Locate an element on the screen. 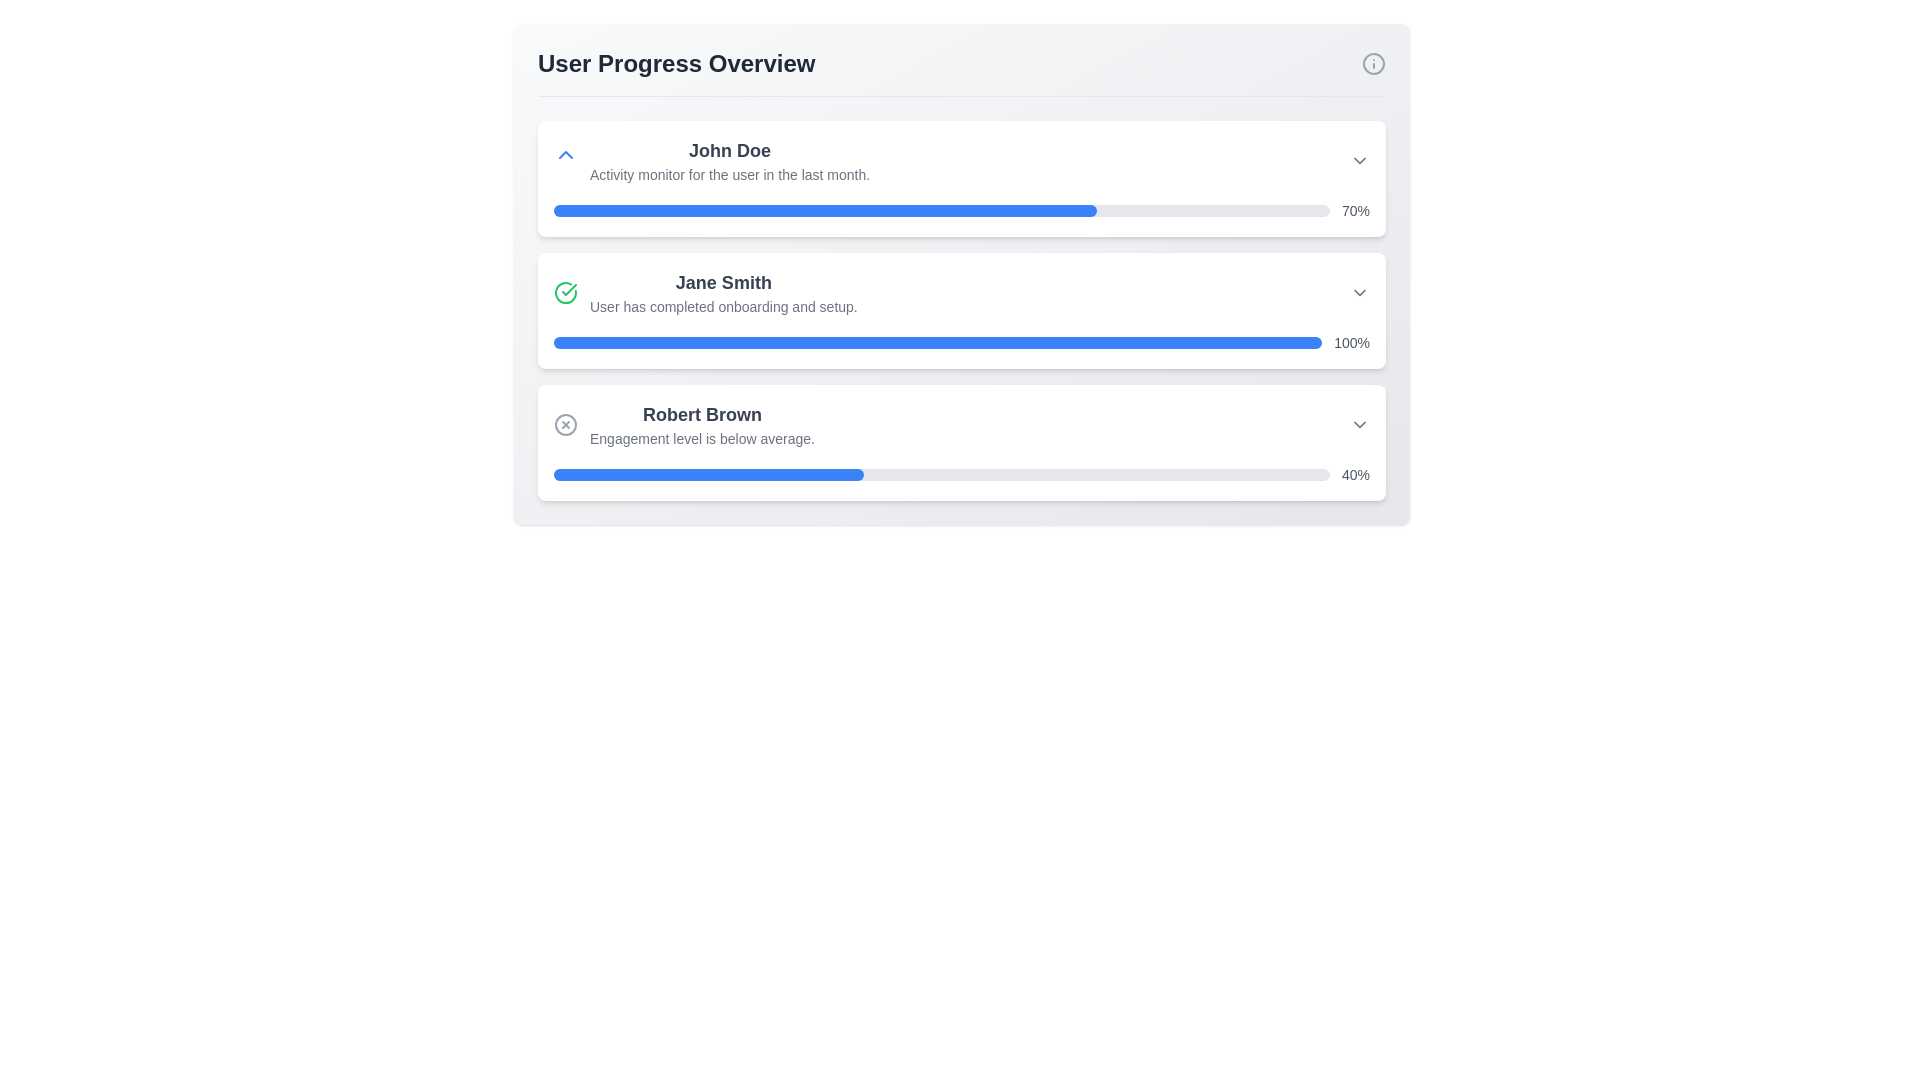  text from the label displaying '100%' styled in gray color, located immediately to the right of the blue progress bar is located at coordinates (1352, 342).